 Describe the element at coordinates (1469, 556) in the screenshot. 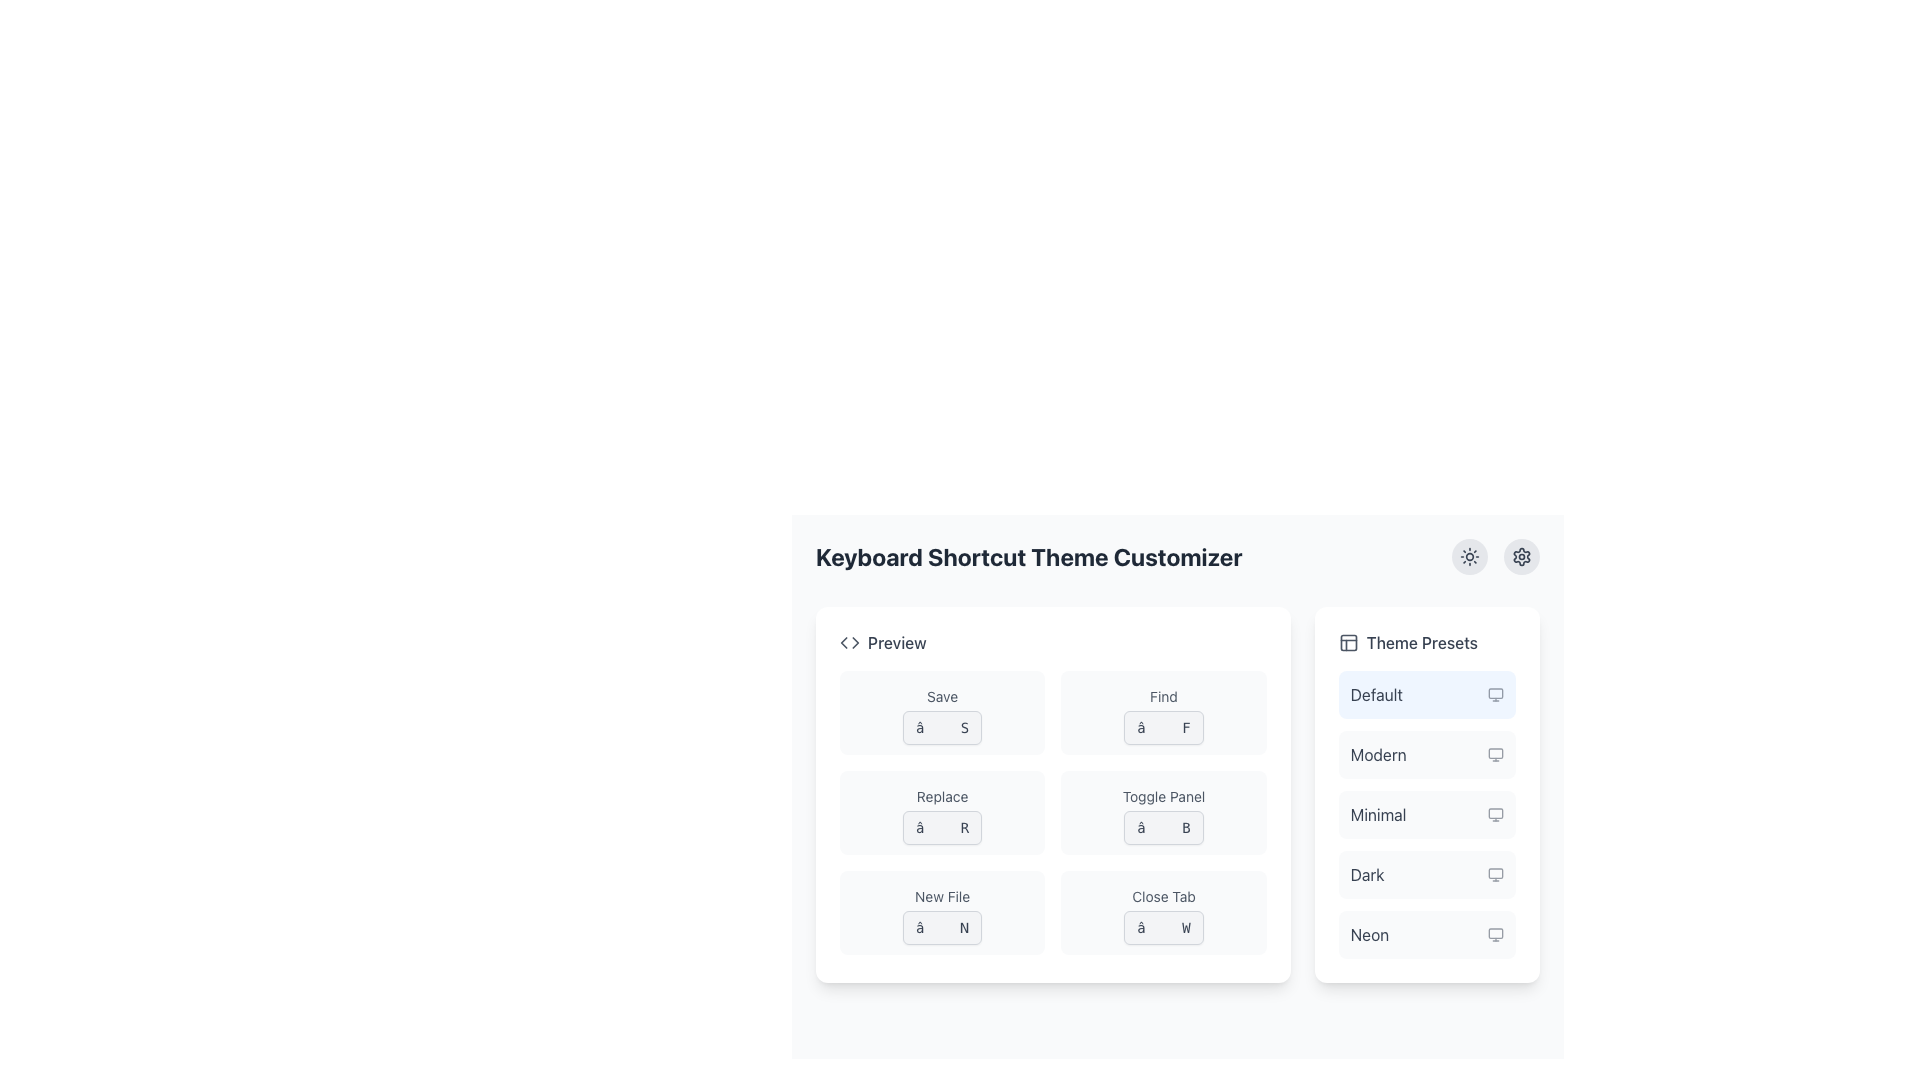

I see `the sun icon located in the top-right corner of the interface` at that location.